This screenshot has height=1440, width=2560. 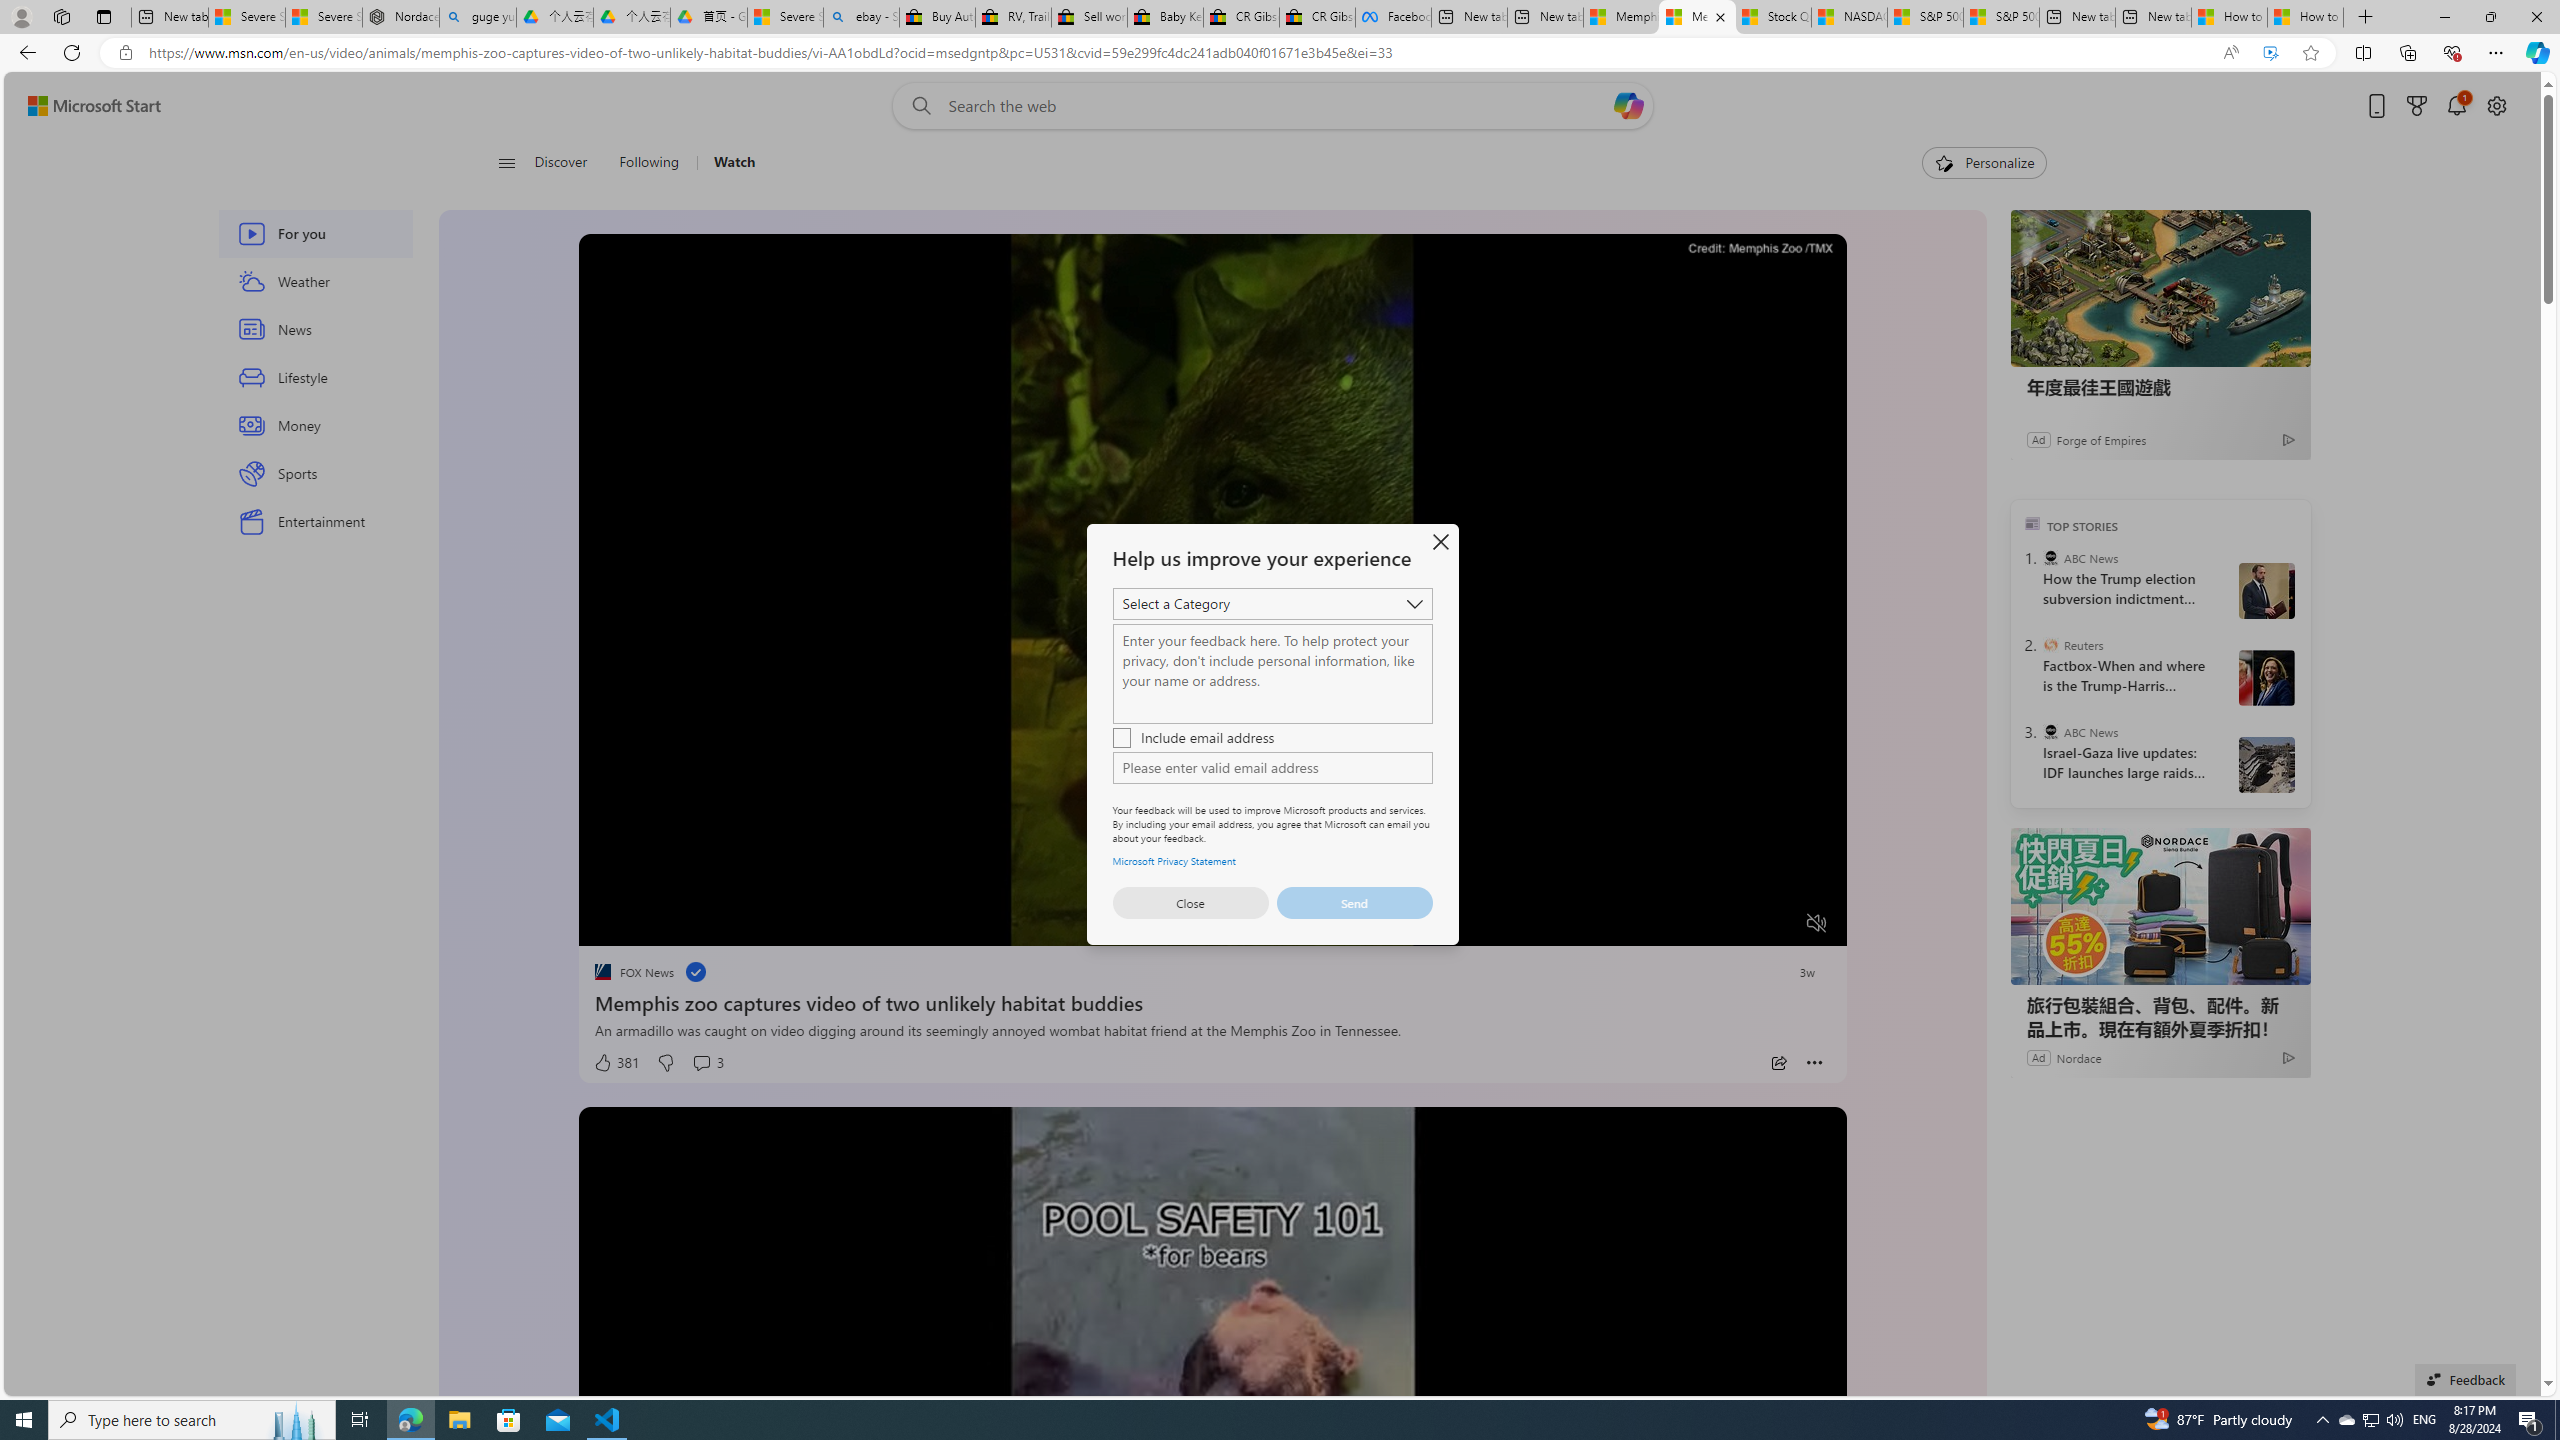 I want to click on 'Seek Forward', so click(x=688, y=923).